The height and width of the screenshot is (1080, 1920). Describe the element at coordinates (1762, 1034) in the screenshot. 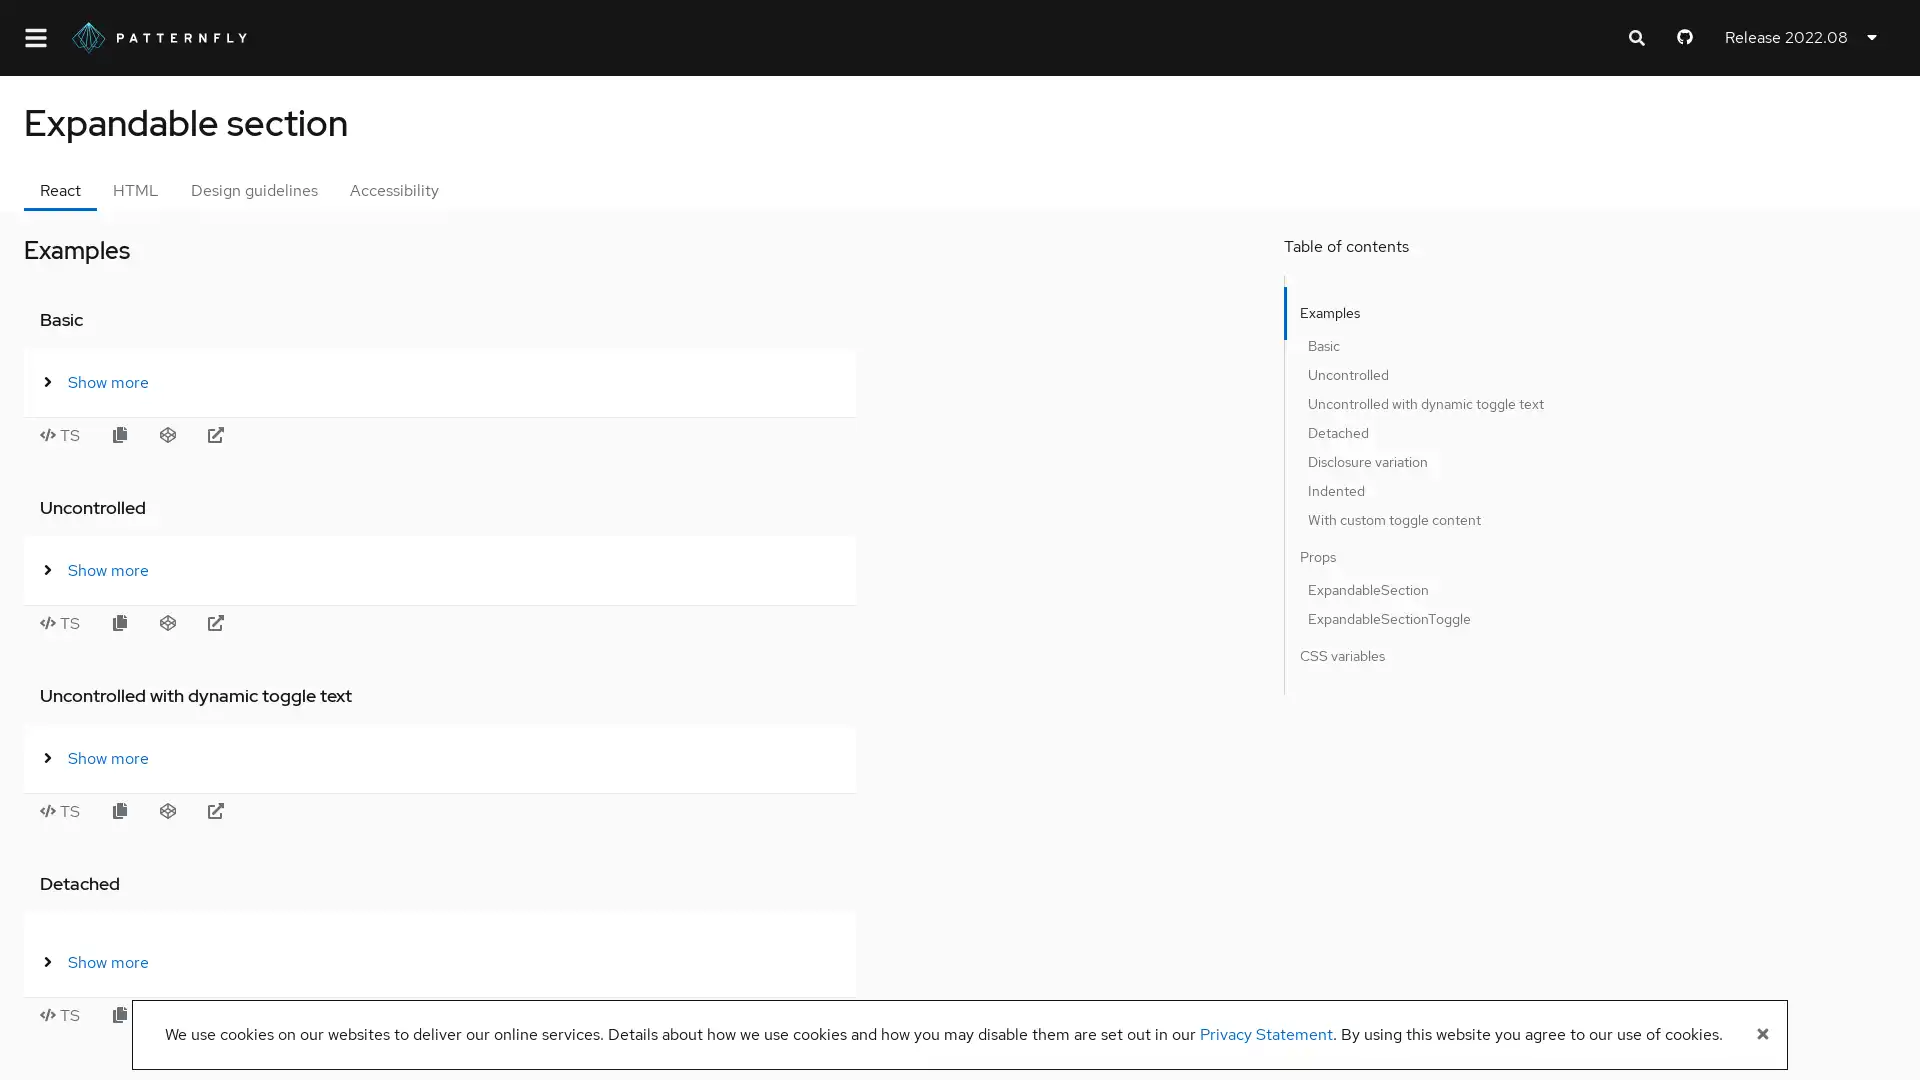

I see `Close banner` at that location.